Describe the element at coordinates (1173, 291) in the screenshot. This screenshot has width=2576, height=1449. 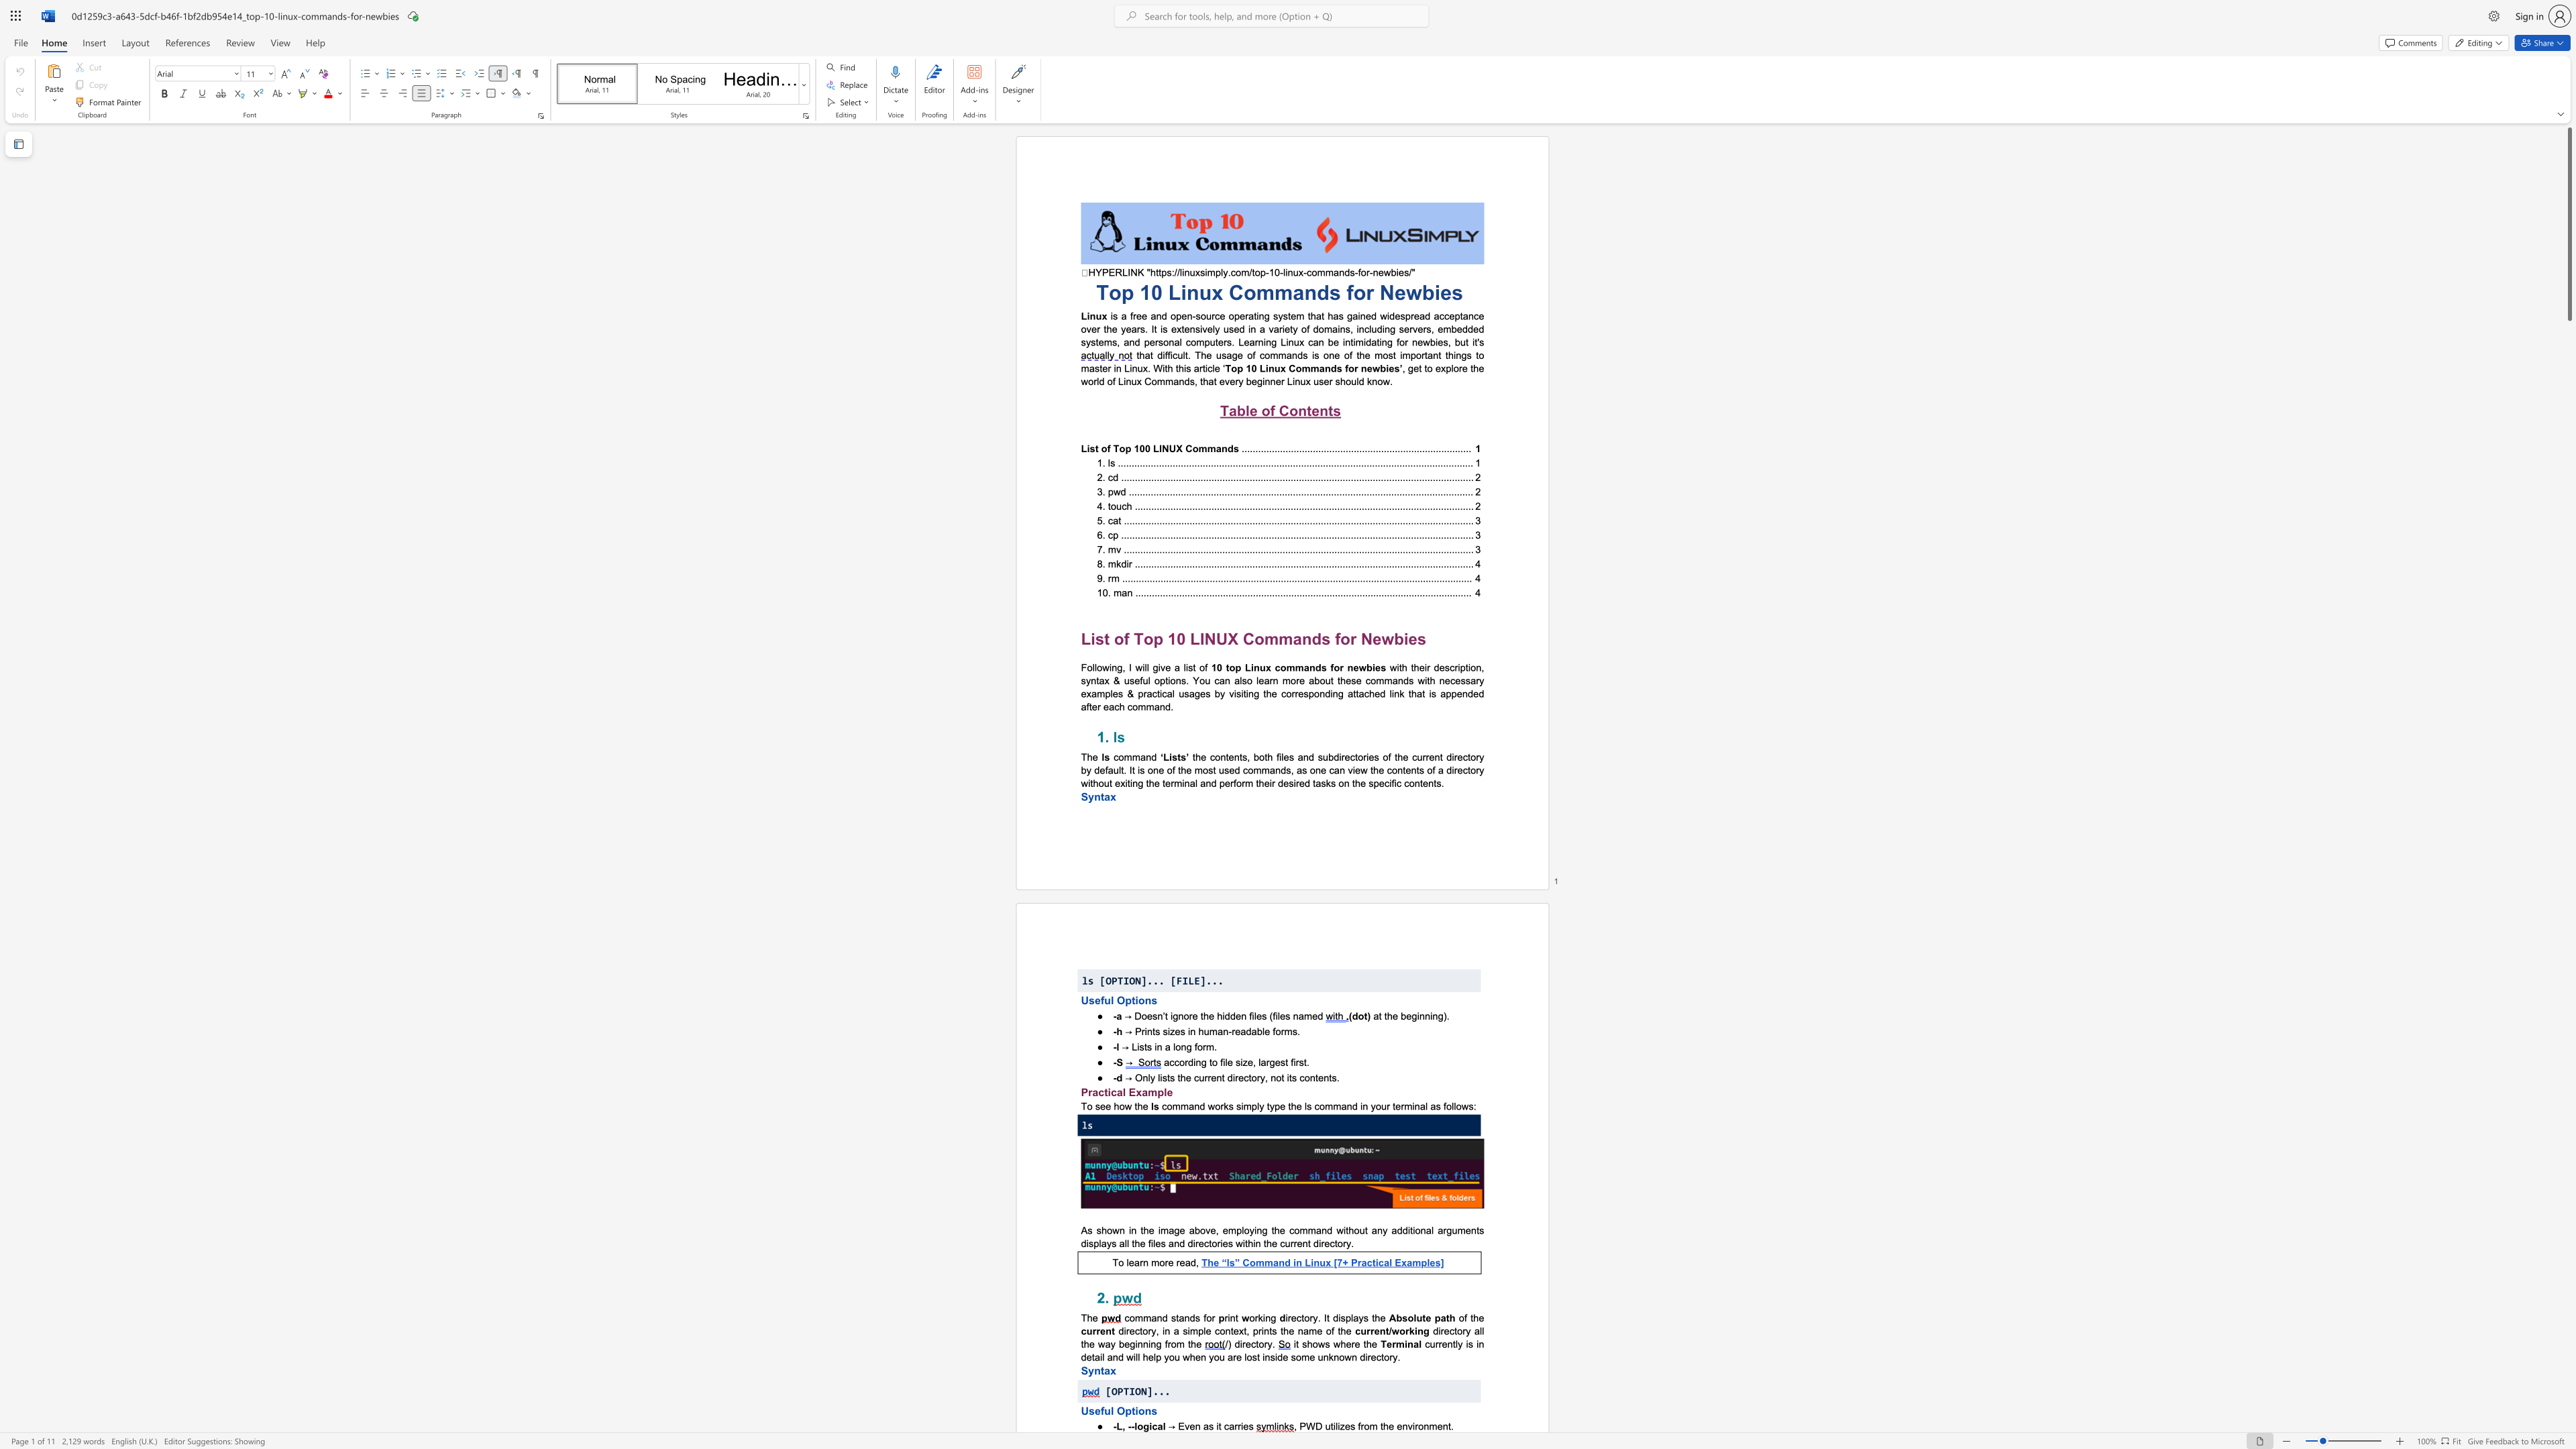
I see `the 1th character "L" in the text` at that location.